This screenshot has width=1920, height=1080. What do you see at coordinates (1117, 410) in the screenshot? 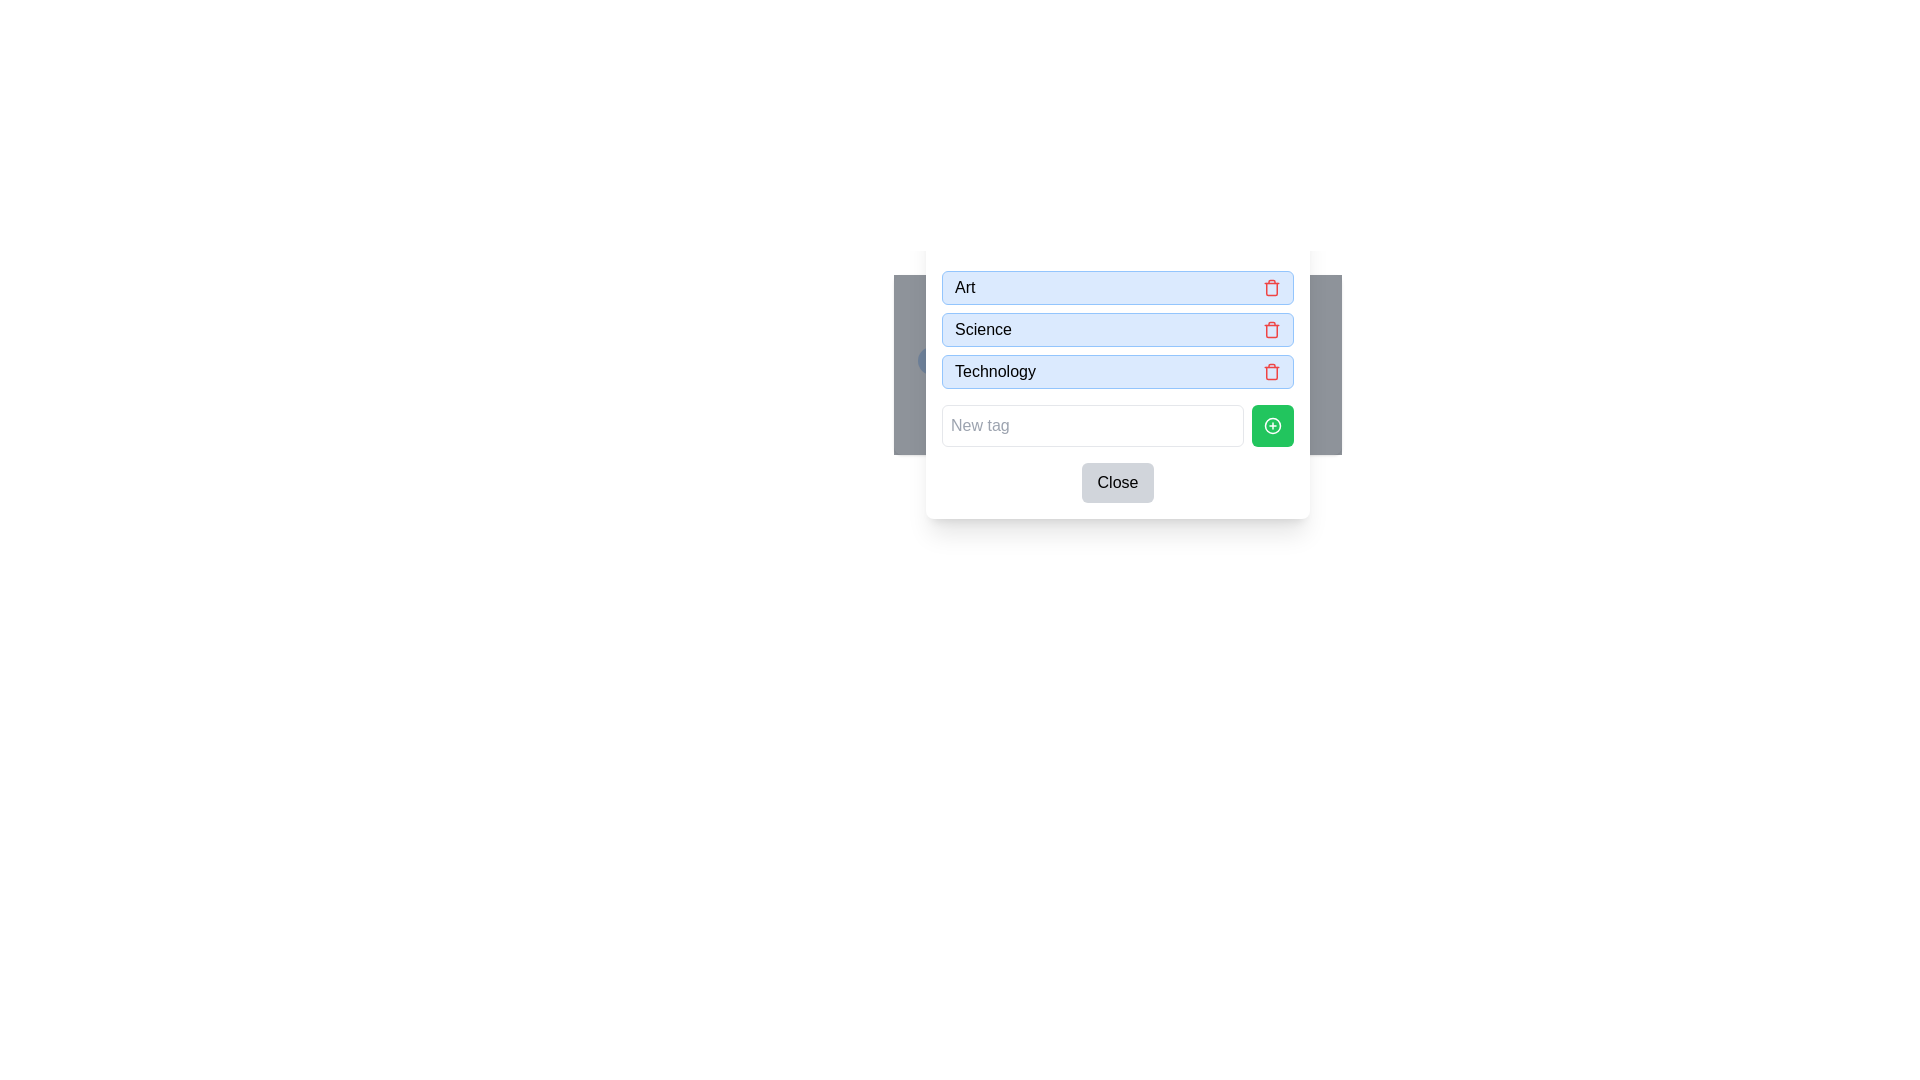
I see `the tag management button located at the bottom section of the modal window` at bounding box center [1117, 410].